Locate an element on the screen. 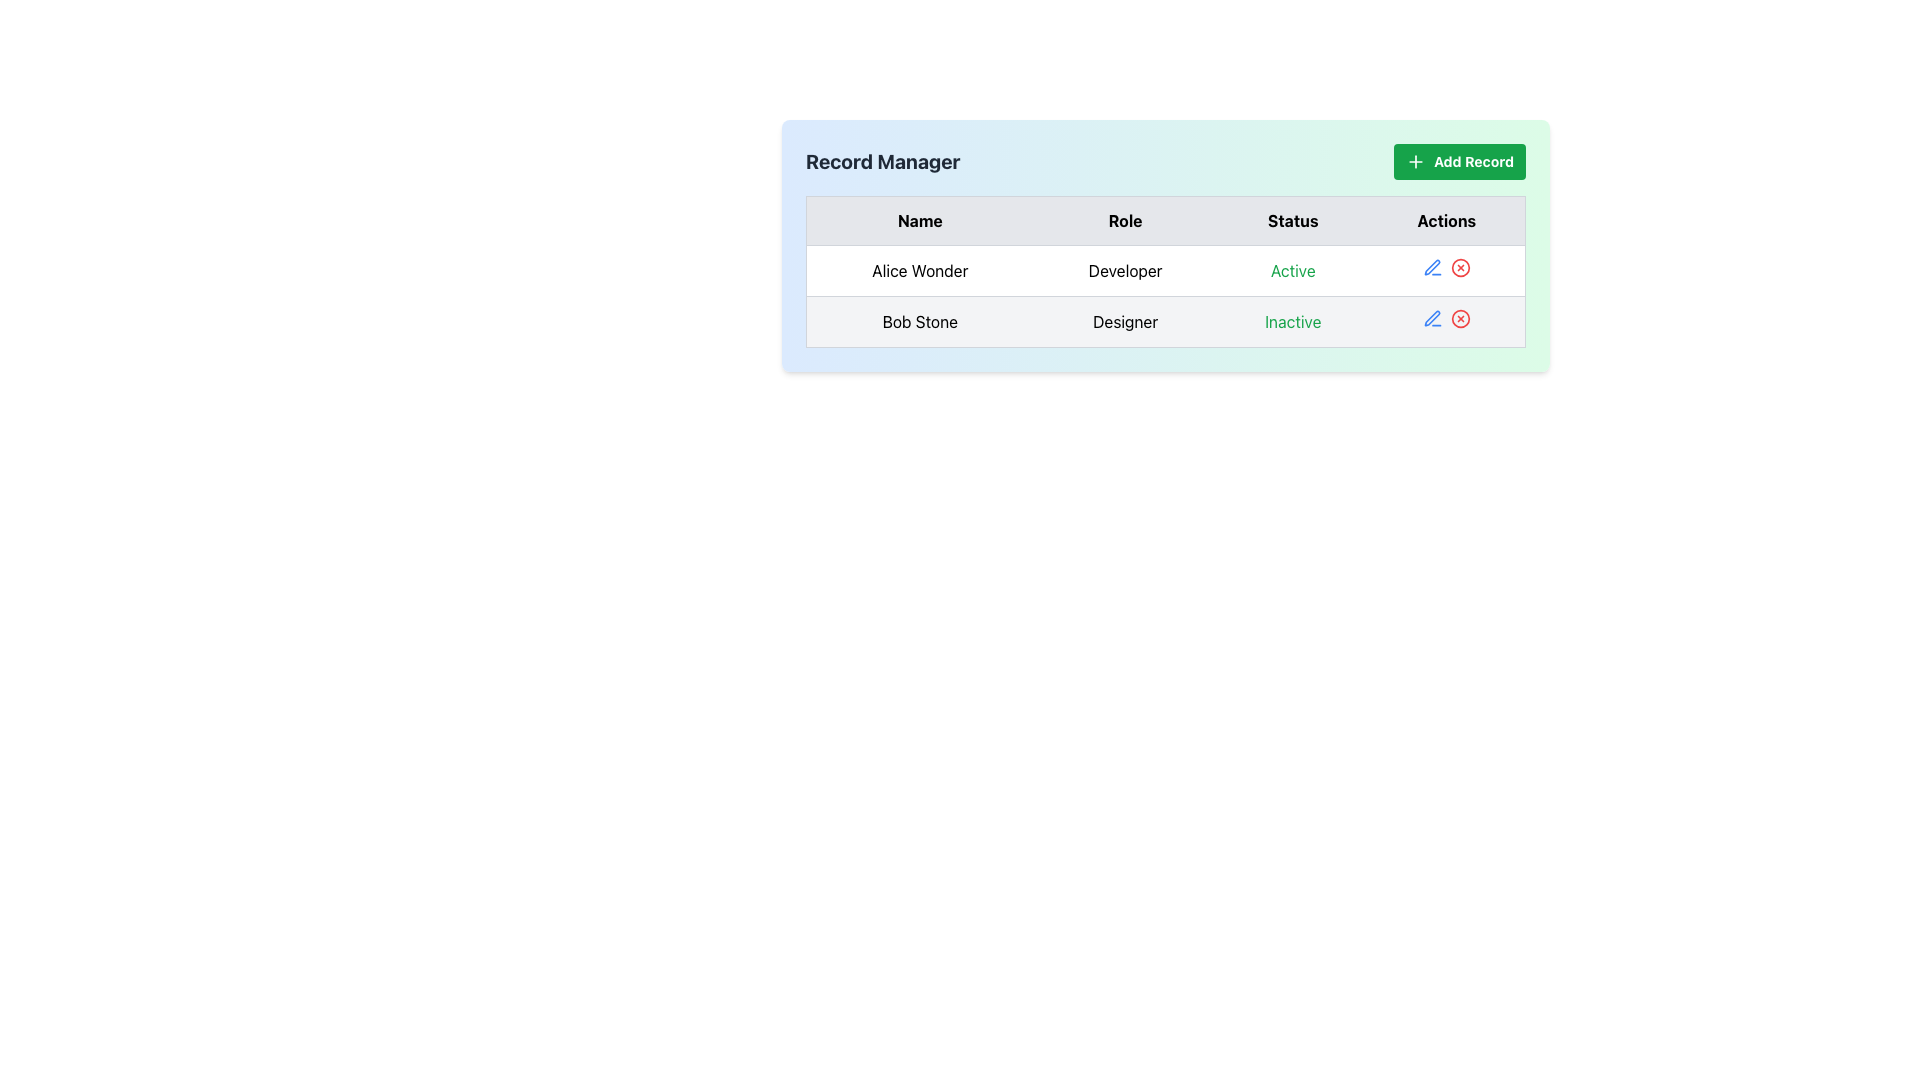 The image size is (1920, 1080). the edit icon in the Table Action Cell for the first row, associated with the entry 'Alice Wonder' is located at coordinates (1446, 270).